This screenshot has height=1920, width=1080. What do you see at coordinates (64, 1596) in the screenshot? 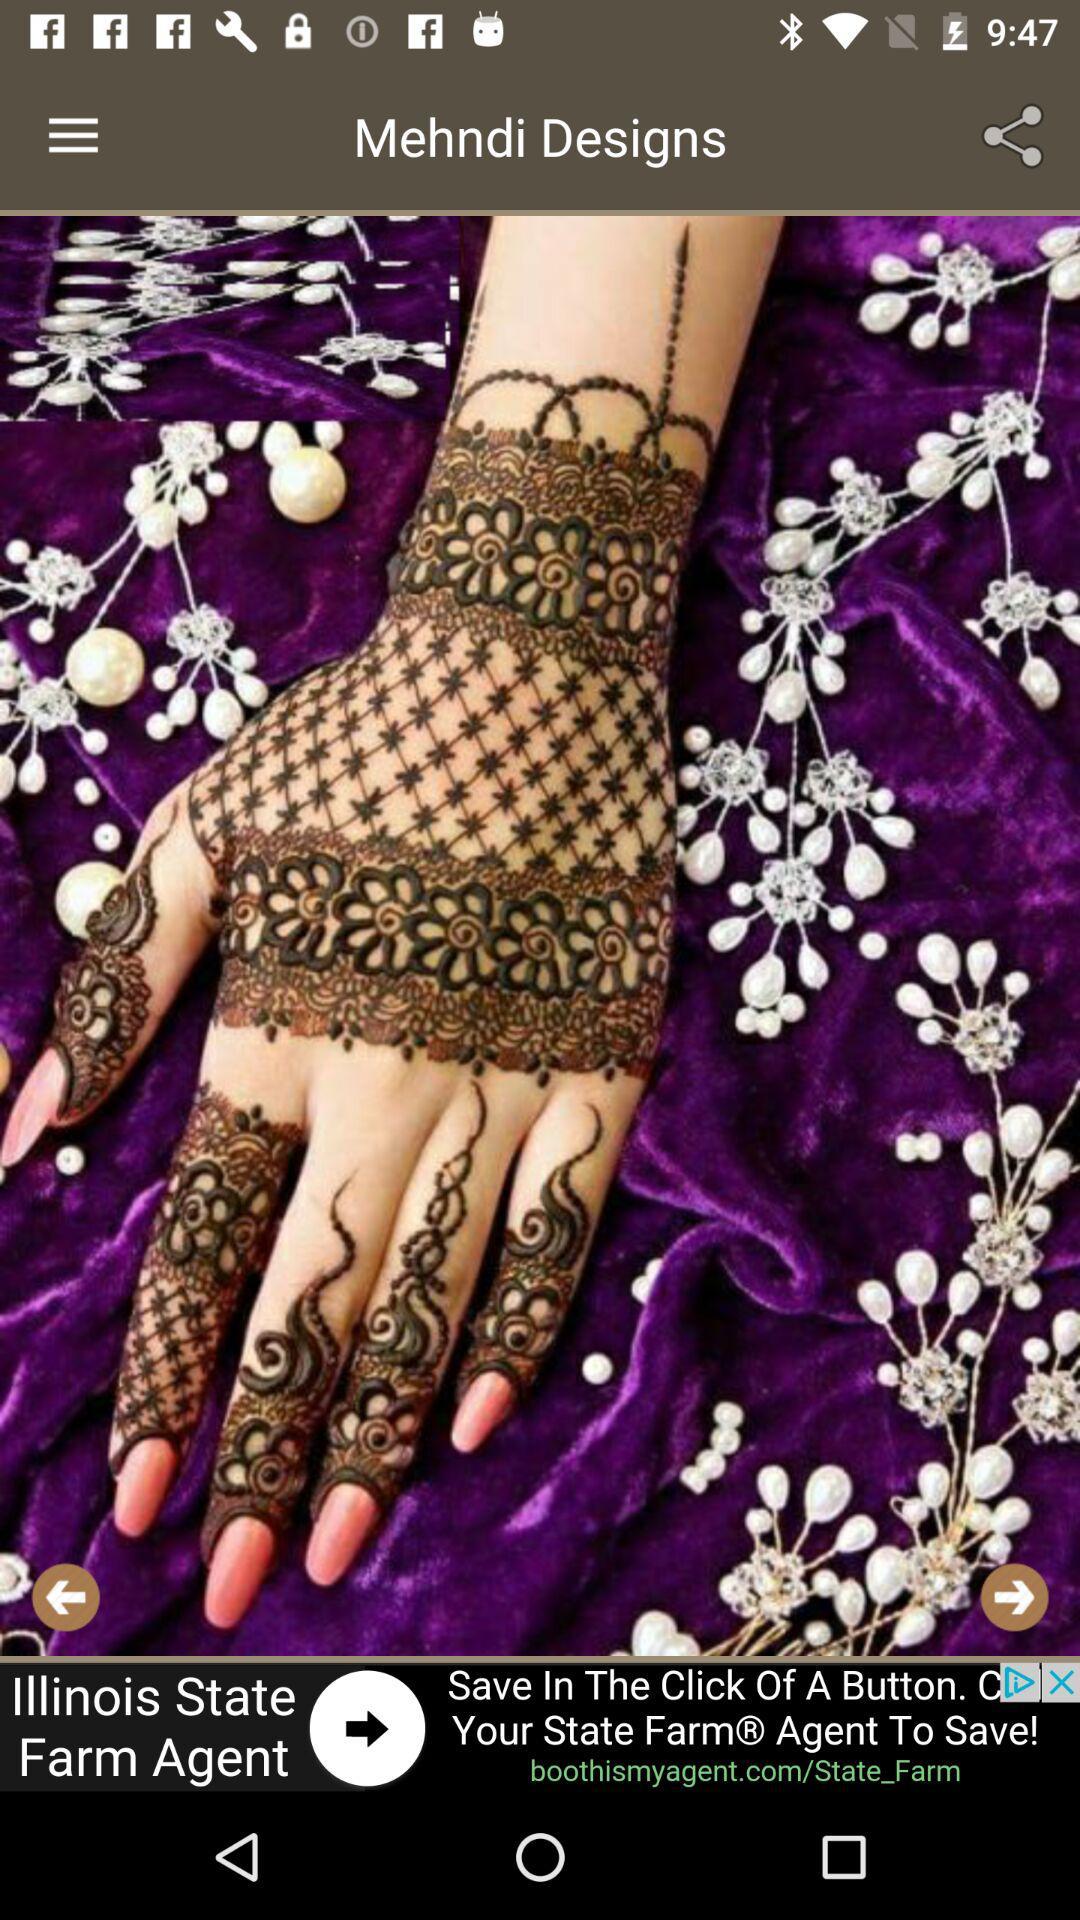
I see `previous image` at bounding box center [64, 1596].